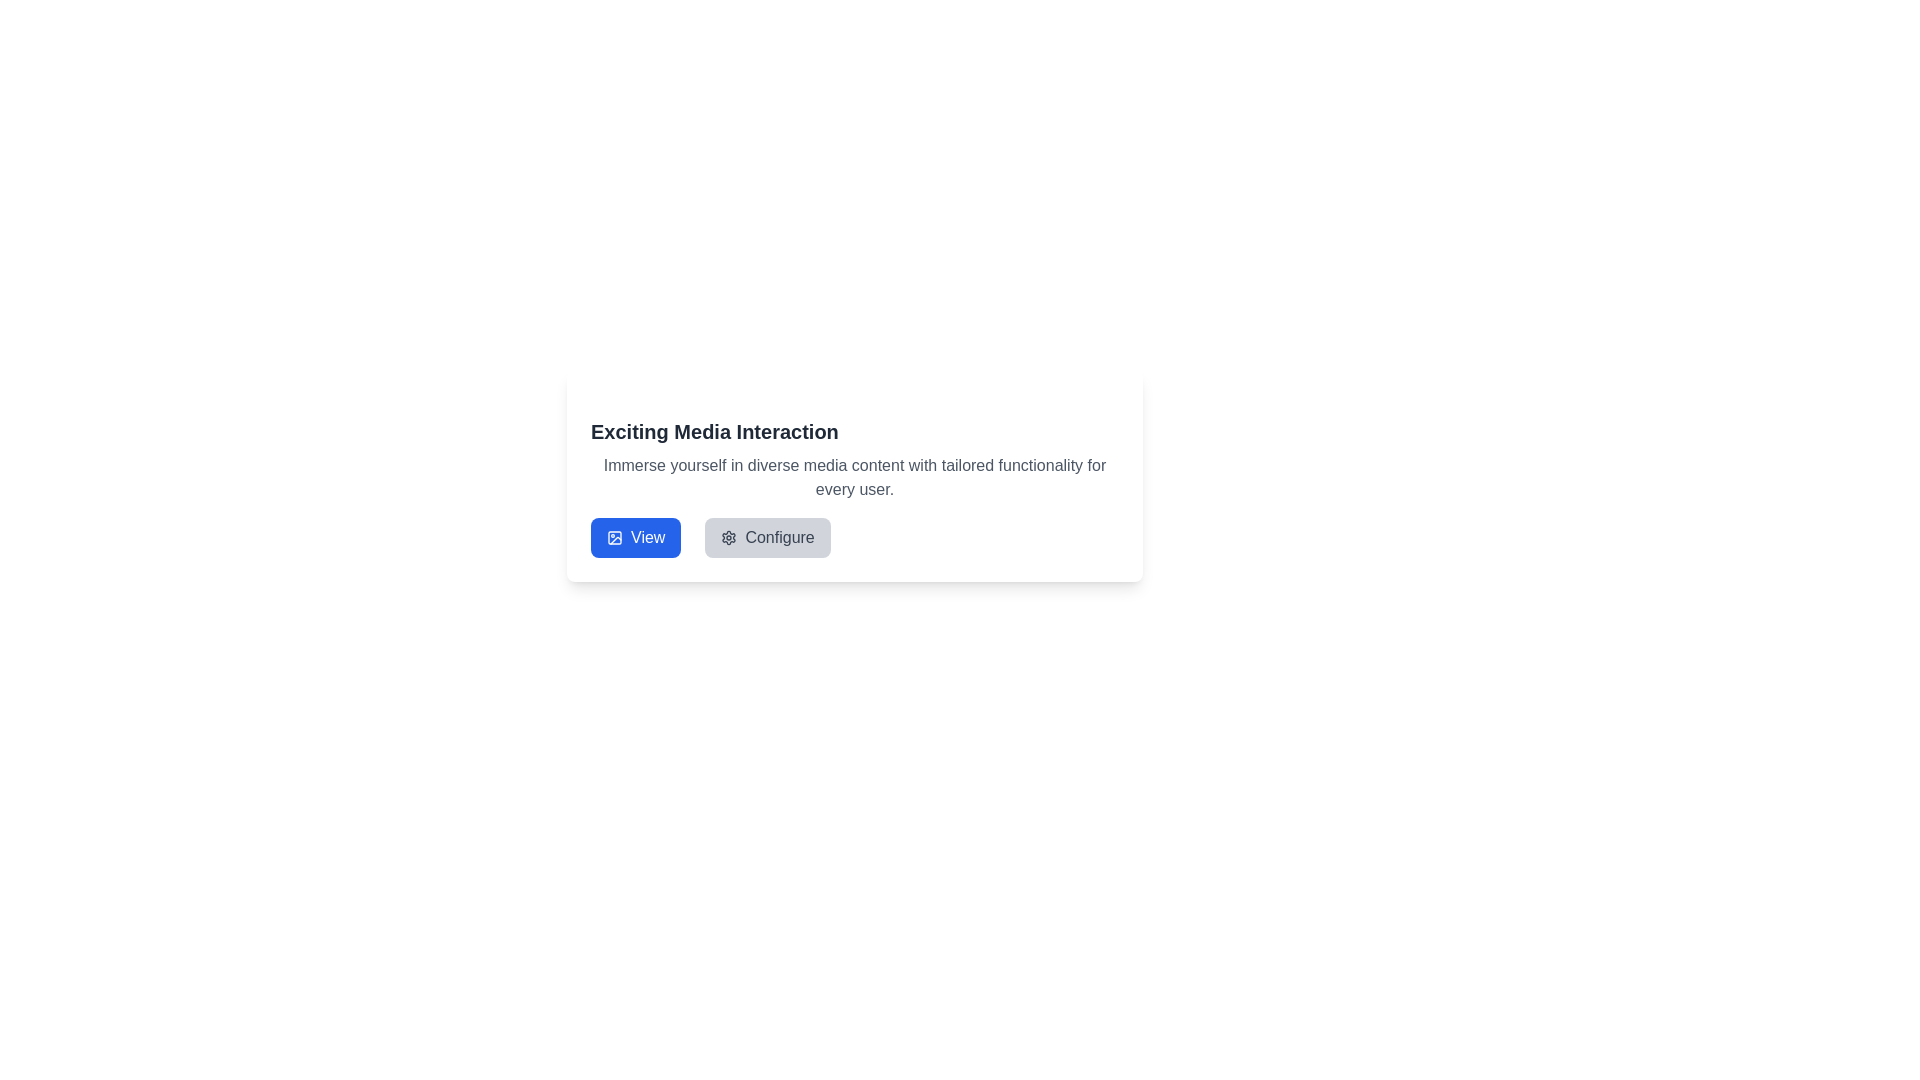  What do you see at coordinates (613, 536) in the screenshot?
I see `the SVG icon that visually enhances the 'View' button located at the bottom-left corner of the card, positioned left to the 'View' label text` at bounding box center [613, 536].